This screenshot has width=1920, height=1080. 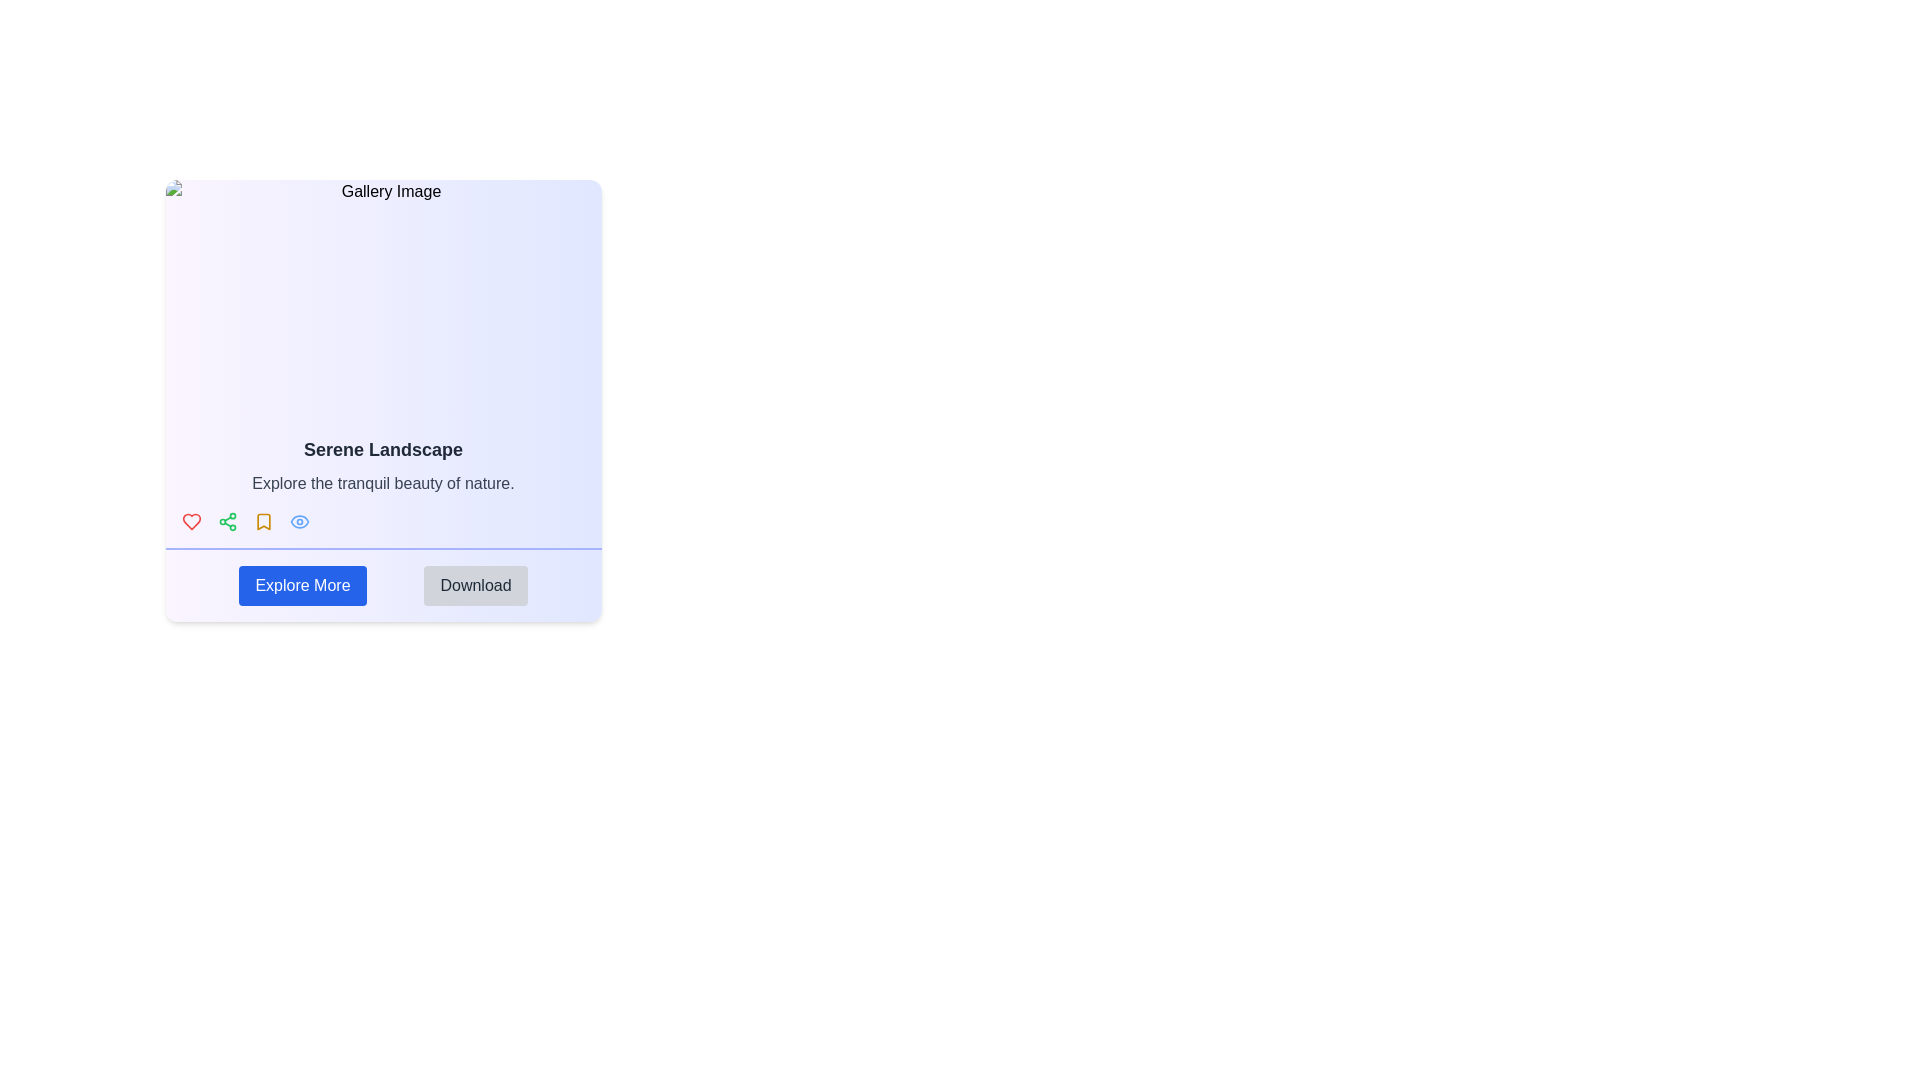 What do you see at coordinates (227, 520) in the screenshot?
I see `the green share icon, which is the second icon from the left in the top section of a card layout, positioned between a red heart icon and a yellow bookmark icon` at bounding box center [227, 520].